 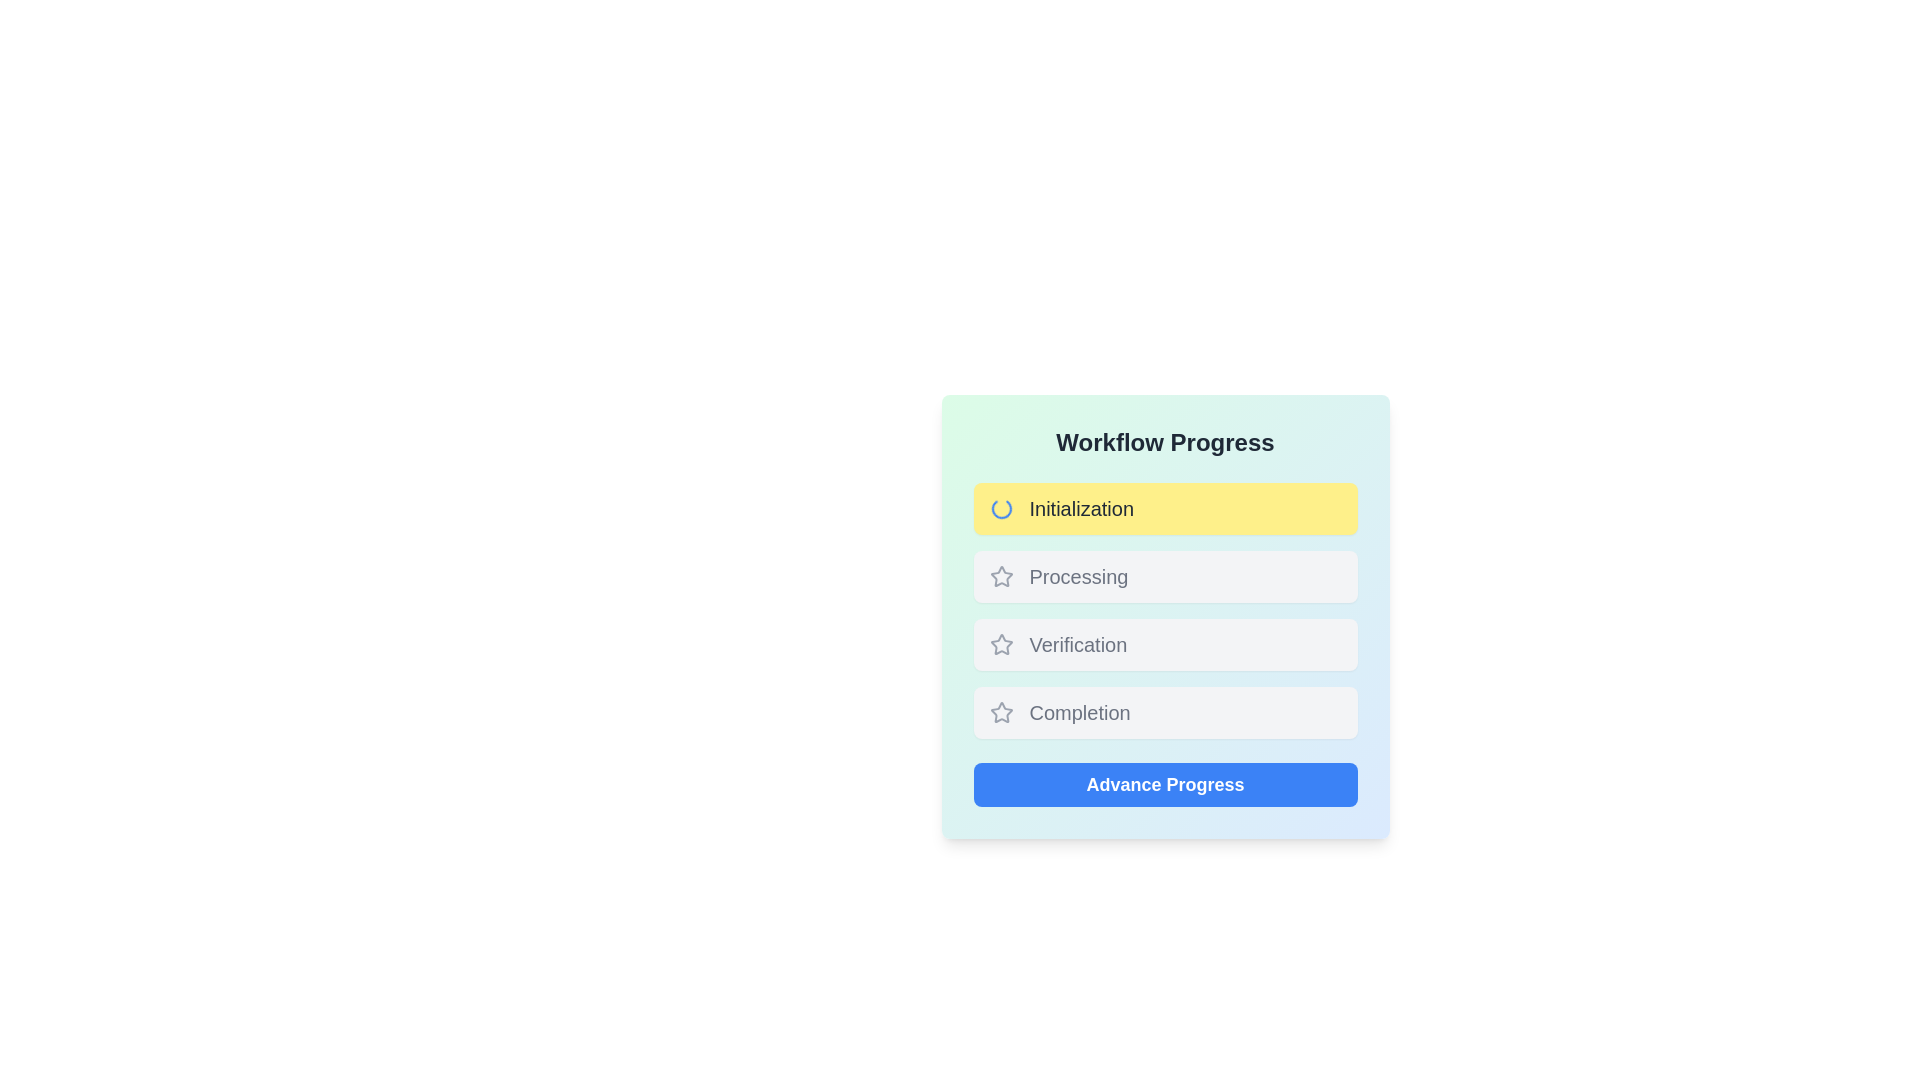 I want to click on the star-shaped icon with a gray outline that is part of the workflow progress list, positioned to the left of the text 'Processing', so click(x=1001, y=577).